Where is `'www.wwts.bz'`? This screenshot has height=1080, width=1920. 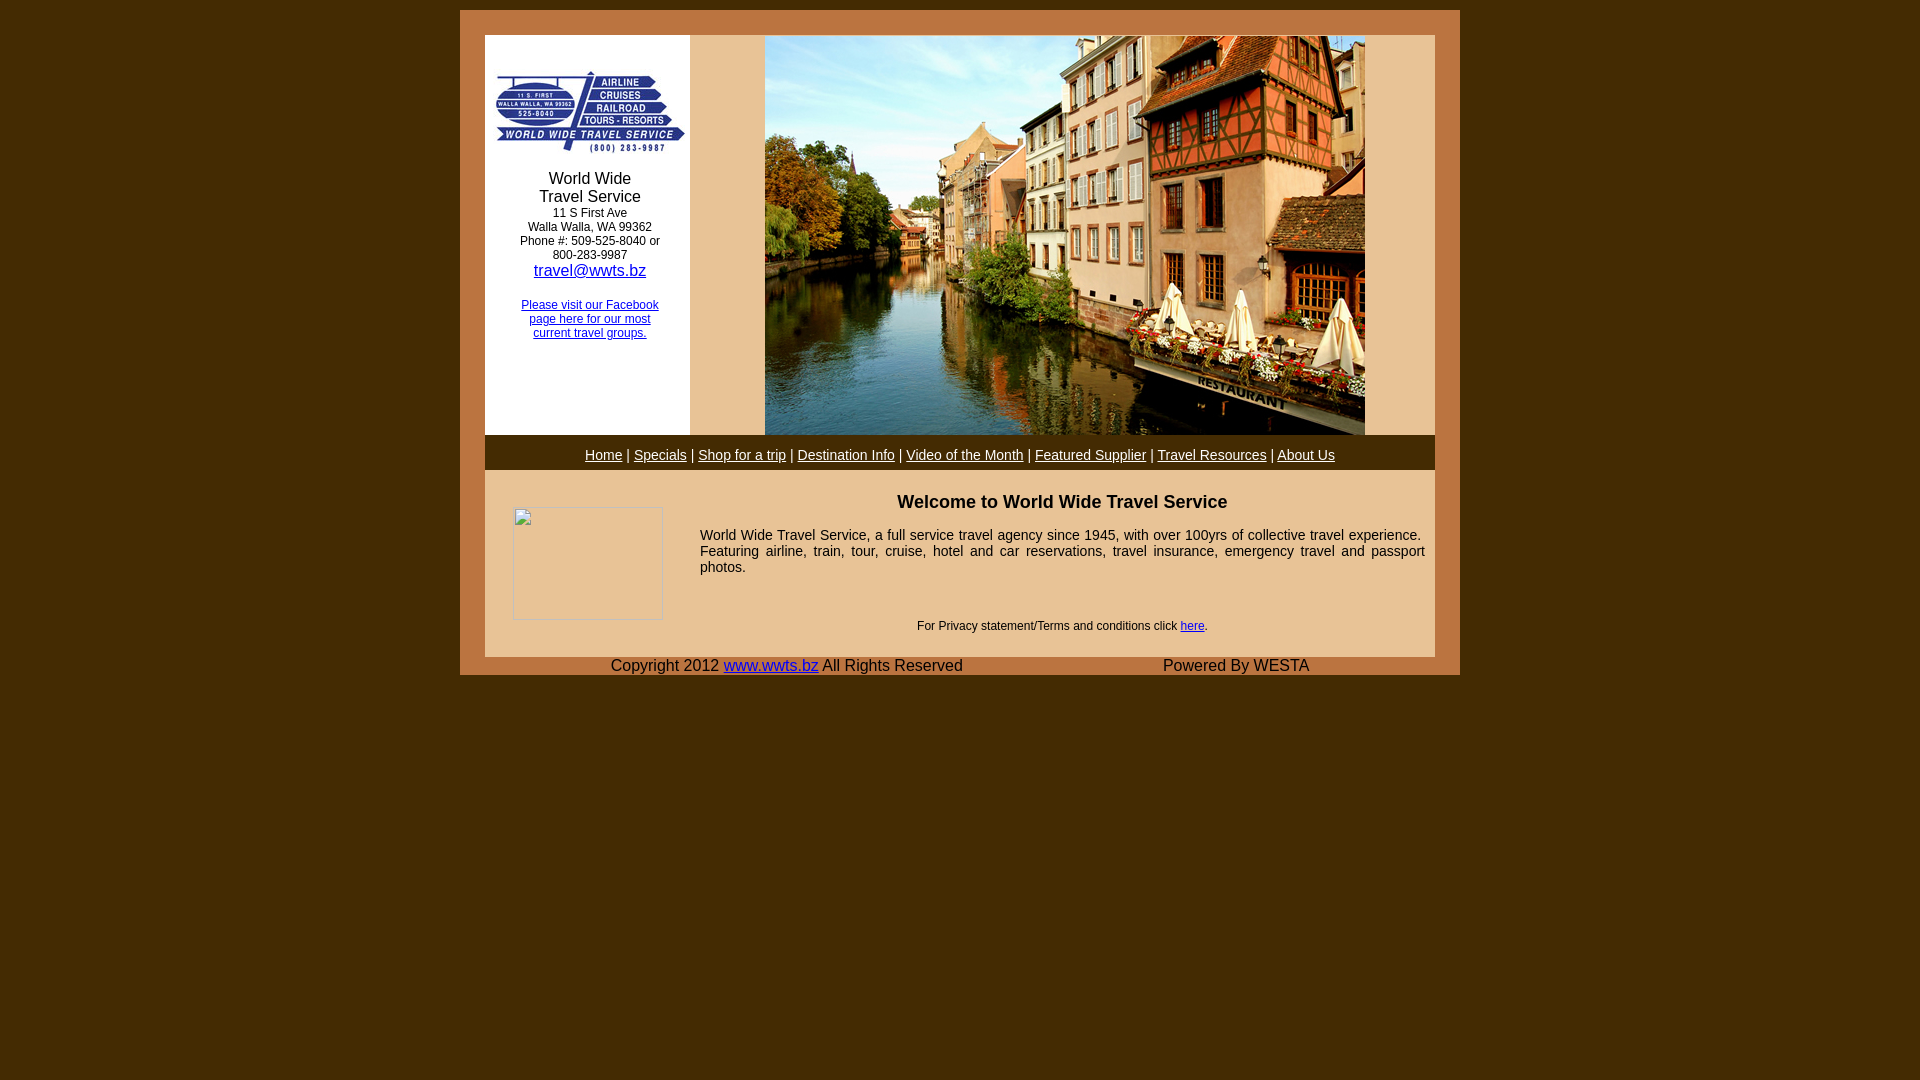
'www.wwts.bz' is located at coordinates (723, 665).